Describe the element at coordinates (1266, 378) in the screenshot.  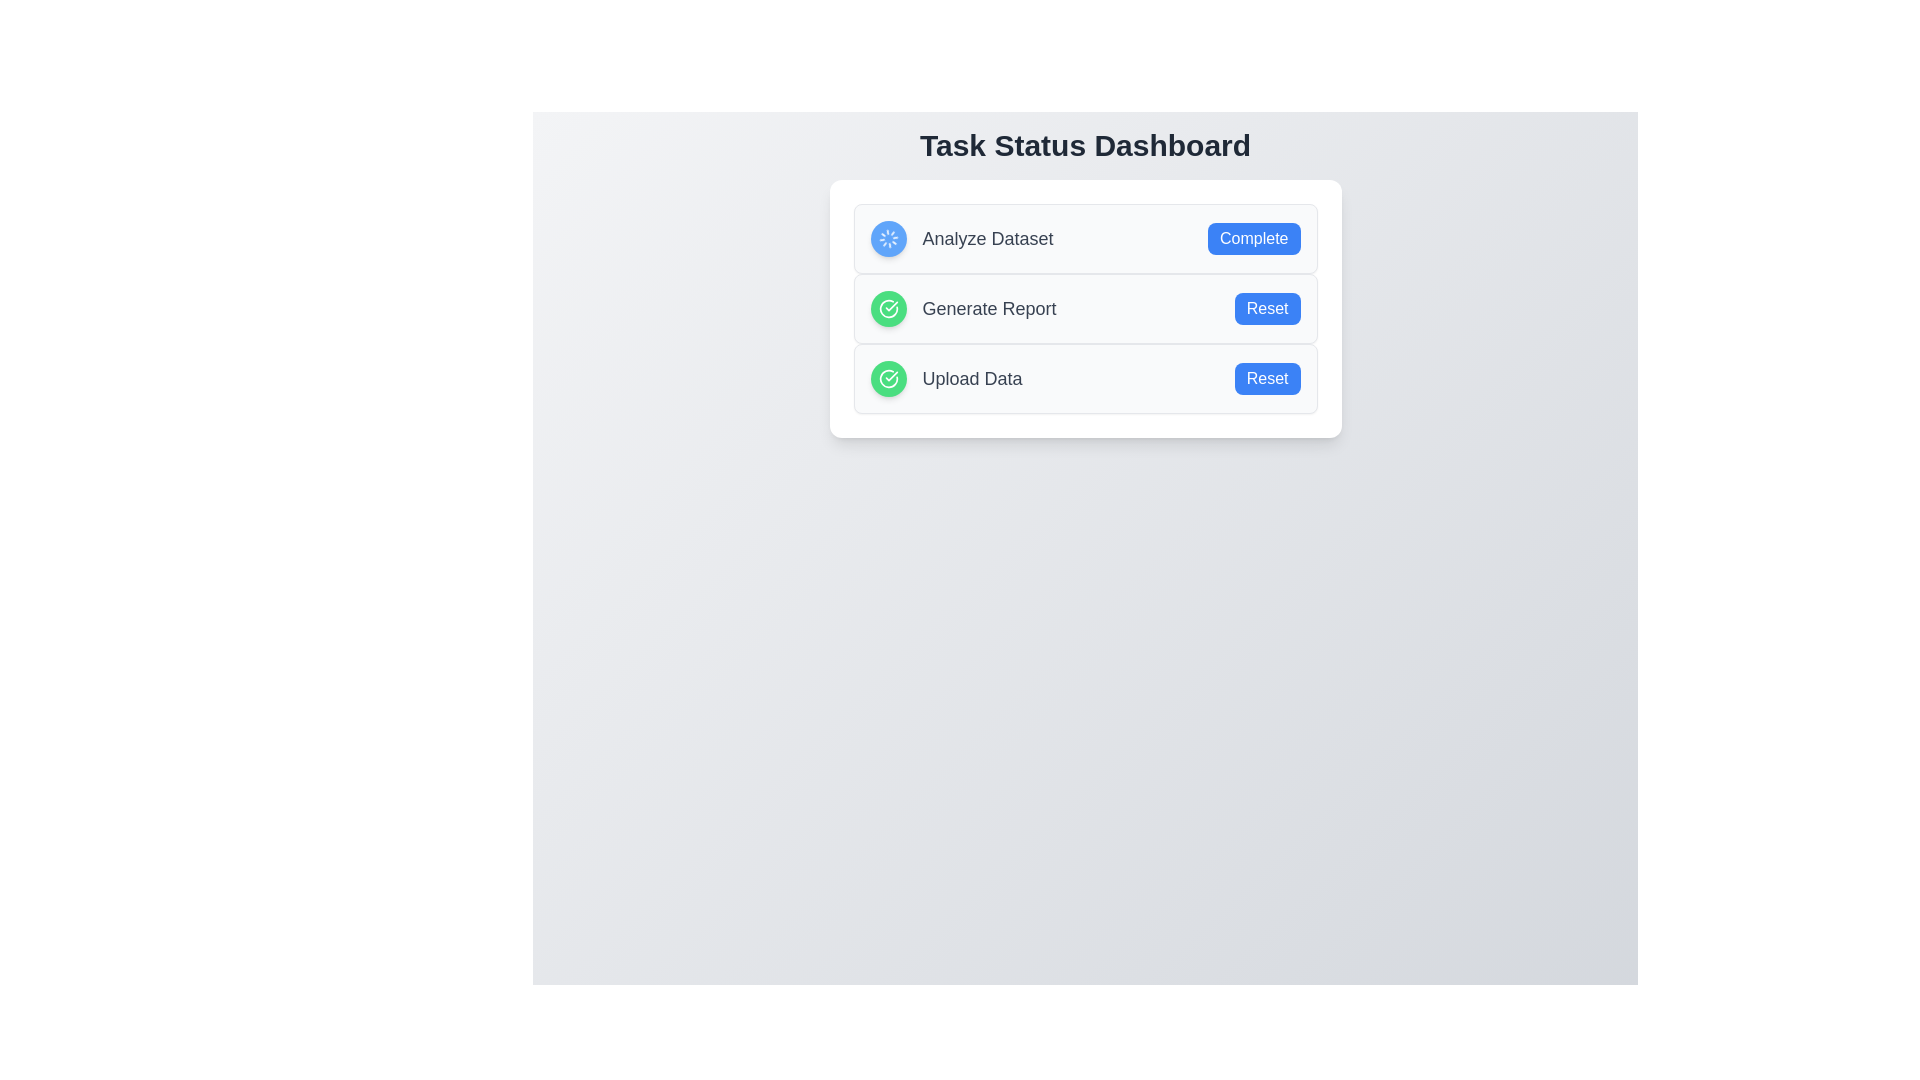
I see `the 'Reset' button with a soft blue background located in the third row of the task list` at that location.